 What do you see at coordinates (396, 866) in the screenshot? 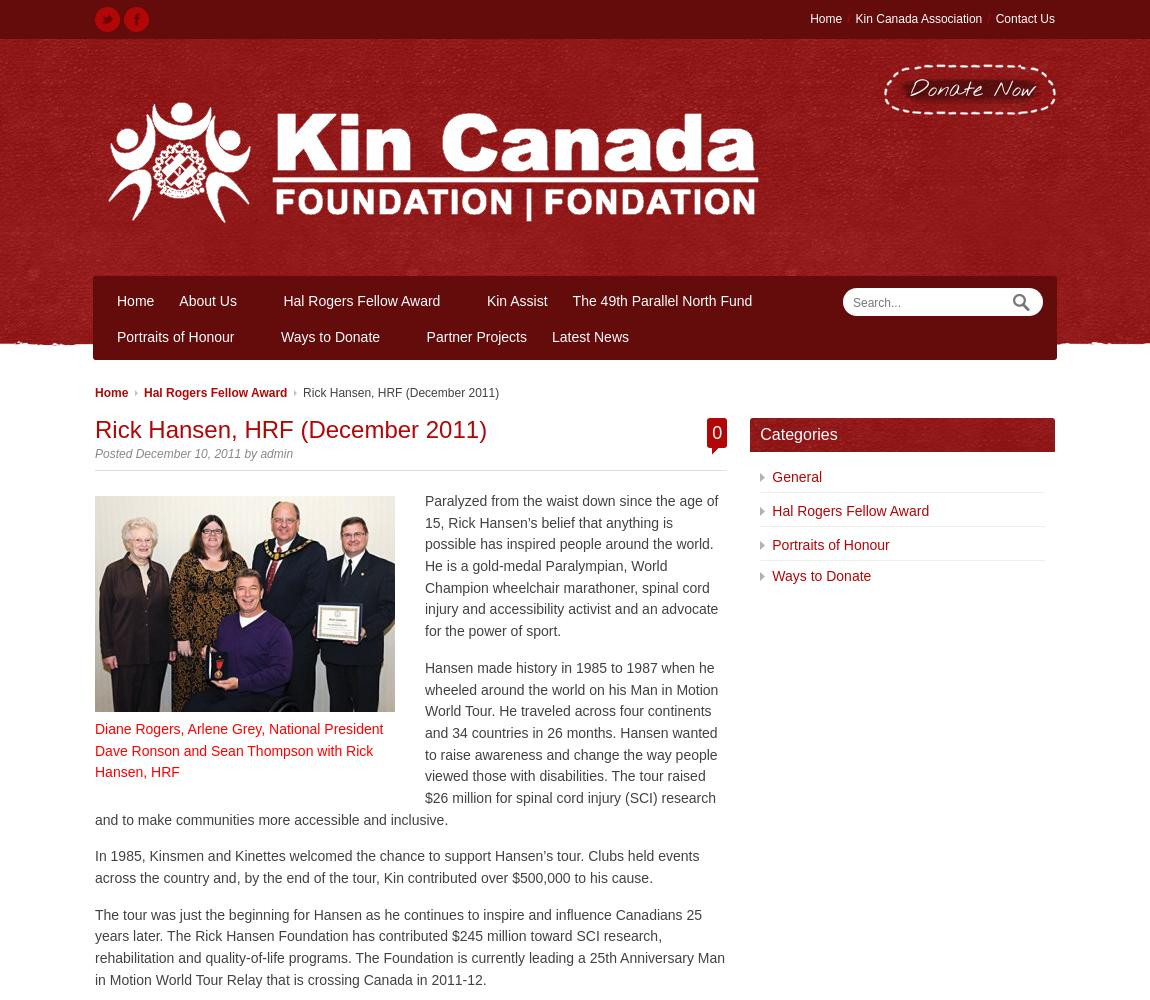
I see `'In 1985, Kinsmen and Kinettes welcomed the chance to support Hansen’s tour. Clubs held events across the country and, by the end of the tour, Kin contributed over $500,000 to his cause.'` at bounding box center [396, 866].